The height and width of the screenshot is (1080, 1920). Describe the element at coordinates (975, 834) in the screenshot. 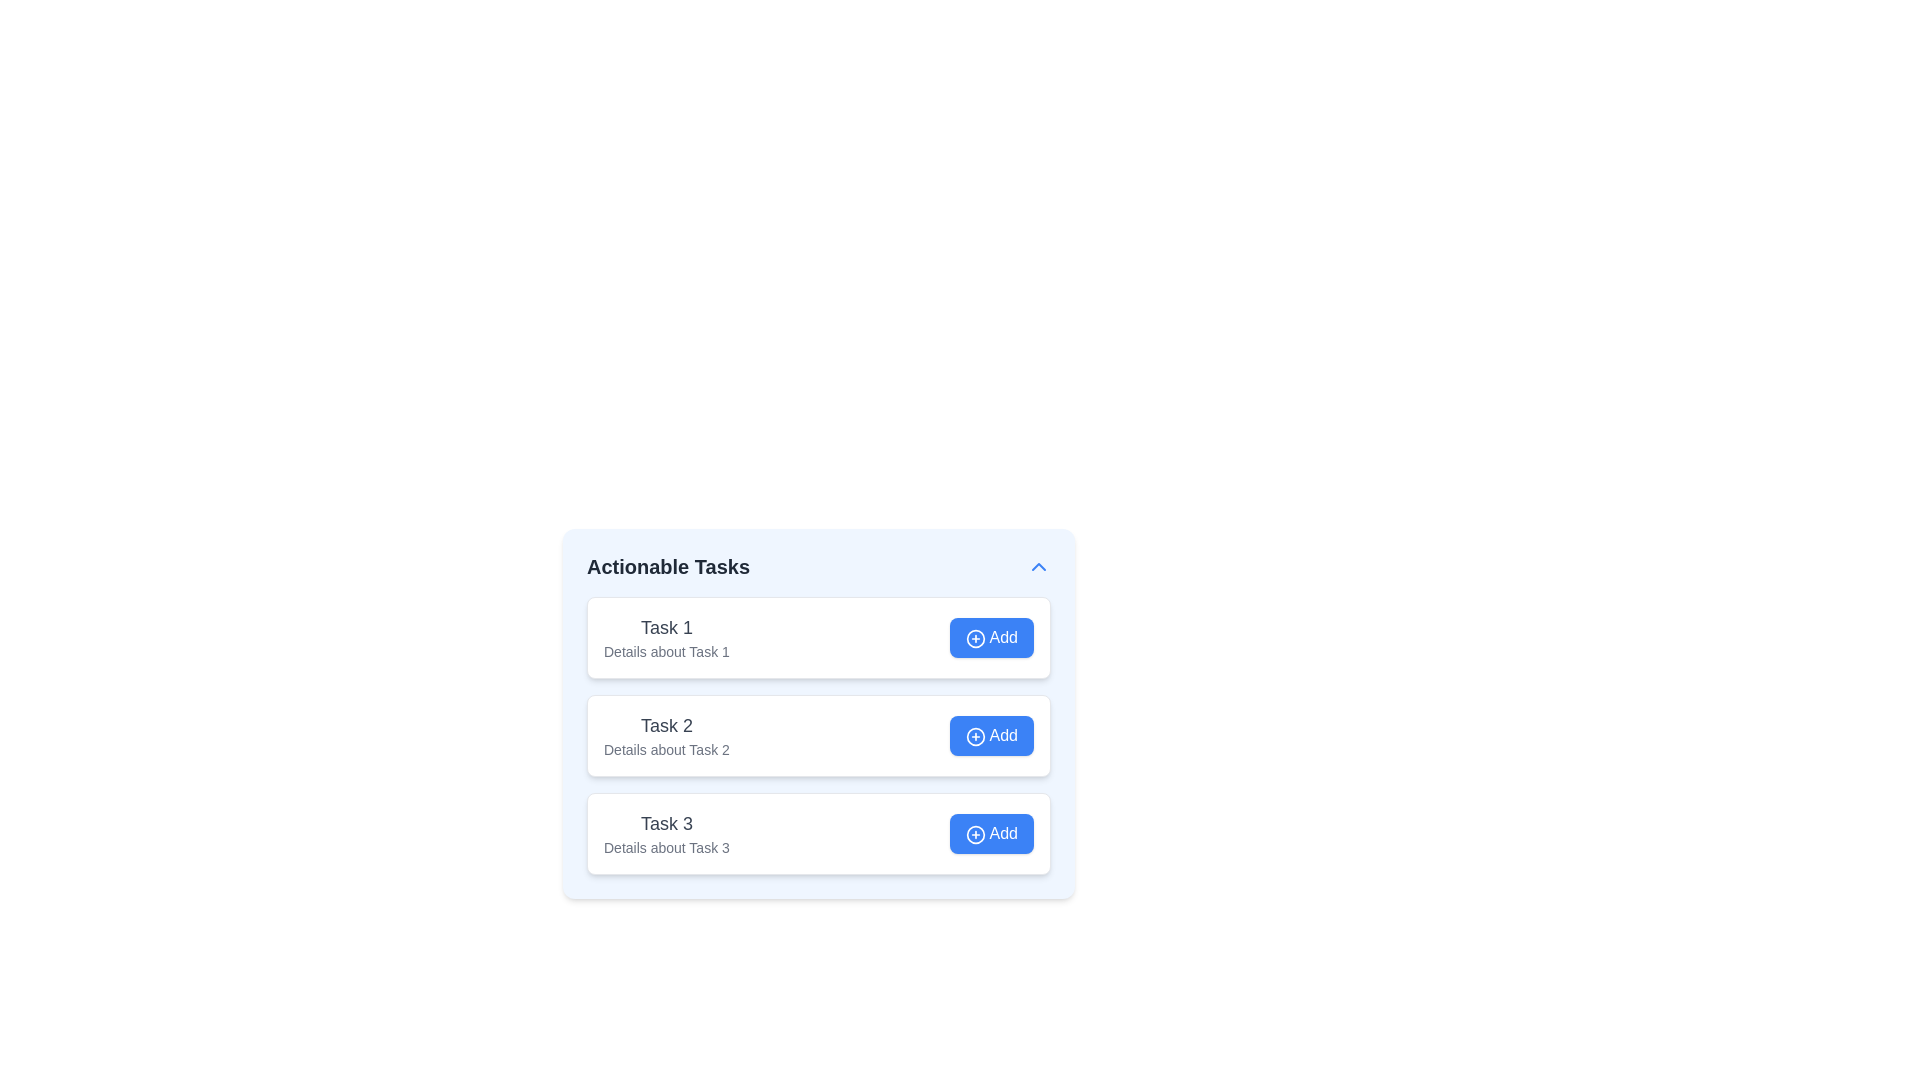

I see `the circular outlined icon with a plus symbol located within the 'Add' button for 'Task 3'` at that location.